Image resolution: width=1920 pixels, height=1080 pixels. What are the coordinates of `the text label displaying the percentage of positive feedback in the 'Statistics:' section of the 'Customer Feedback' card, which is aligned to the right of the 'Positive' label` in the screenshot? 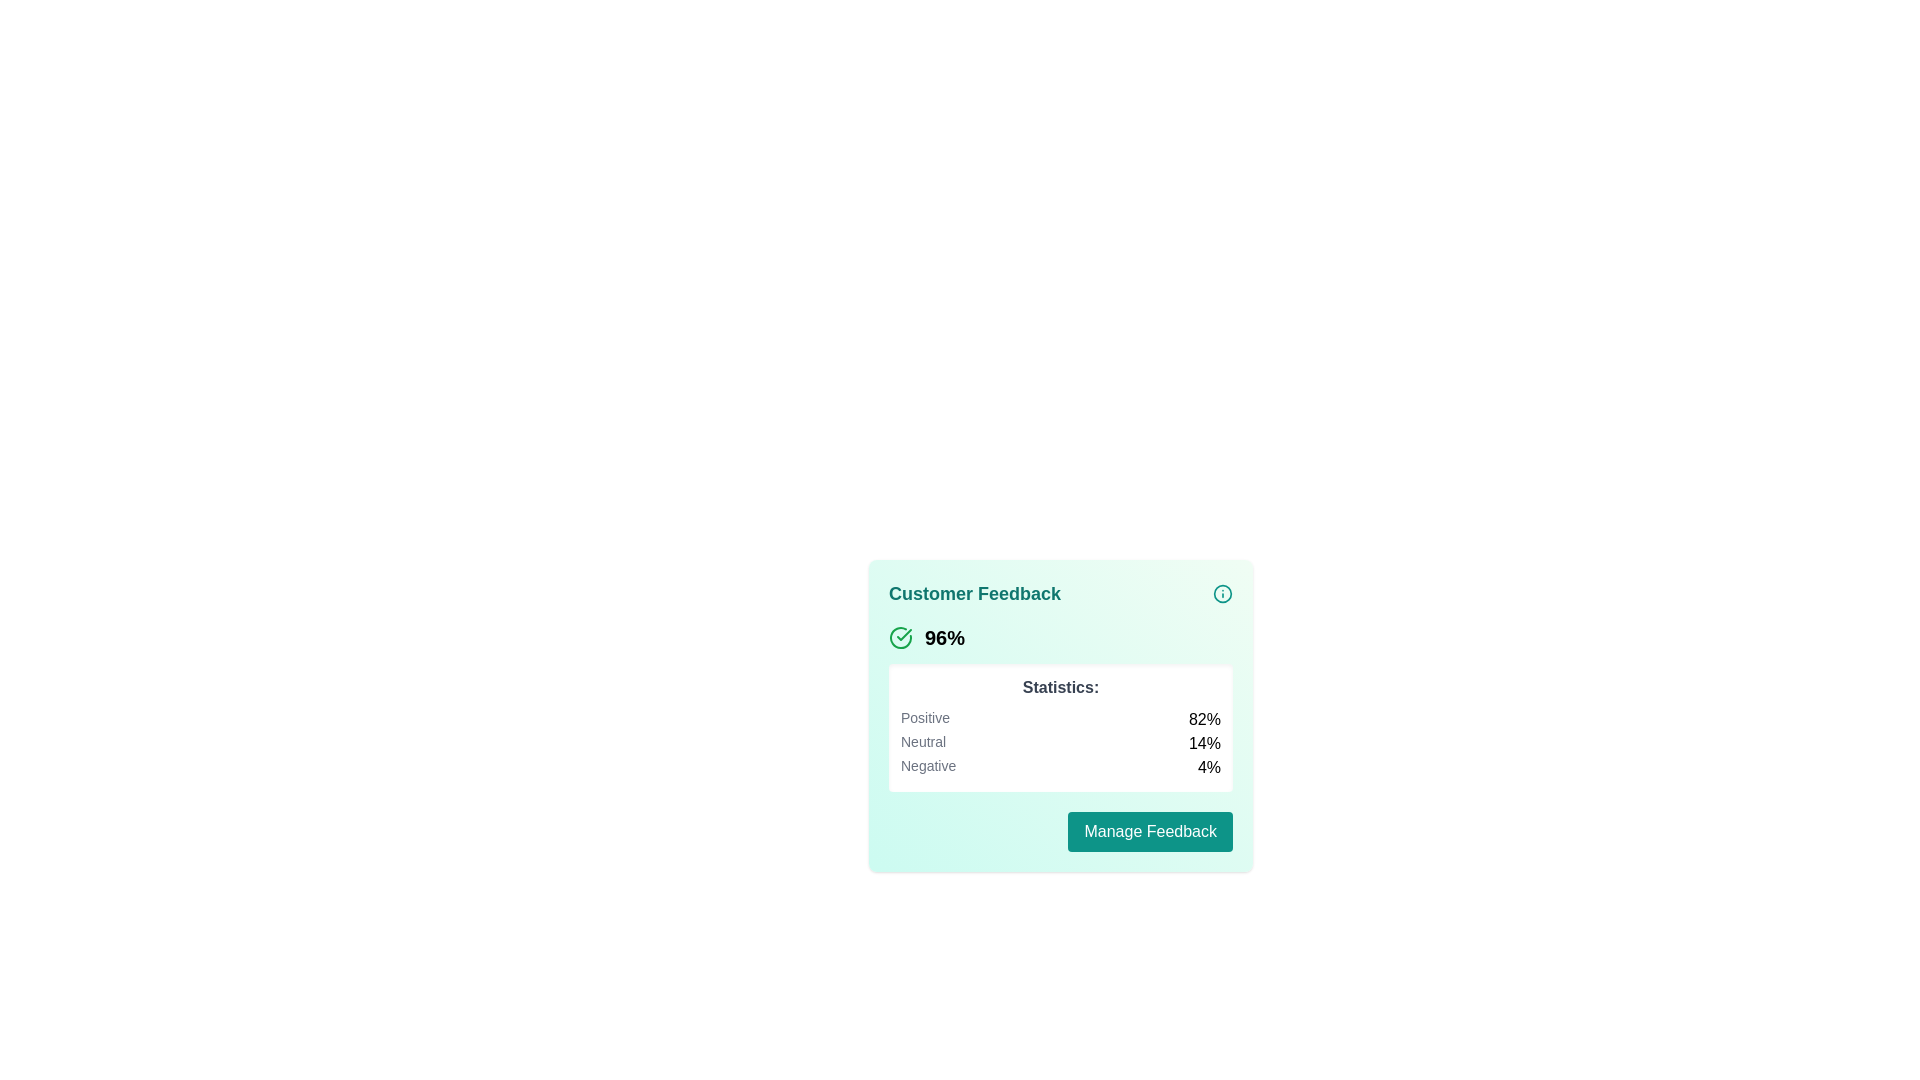 It's located at (1203, 720).